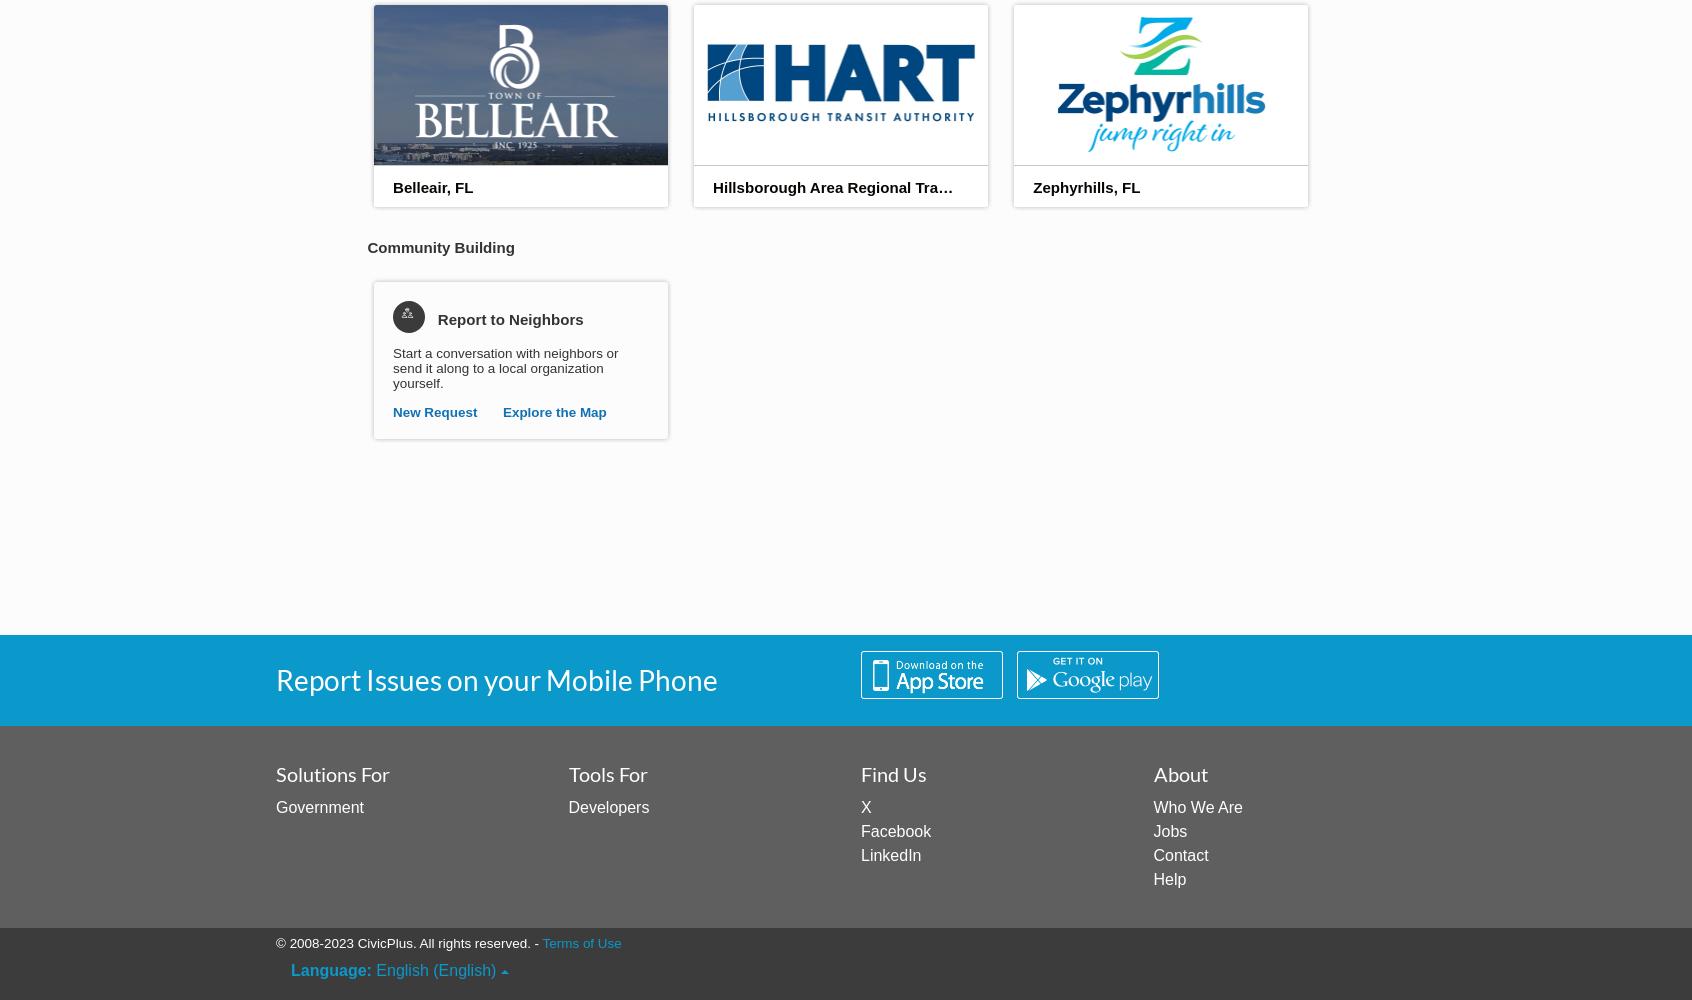  I want to click on 'Terms of Use', so click(580, 942).